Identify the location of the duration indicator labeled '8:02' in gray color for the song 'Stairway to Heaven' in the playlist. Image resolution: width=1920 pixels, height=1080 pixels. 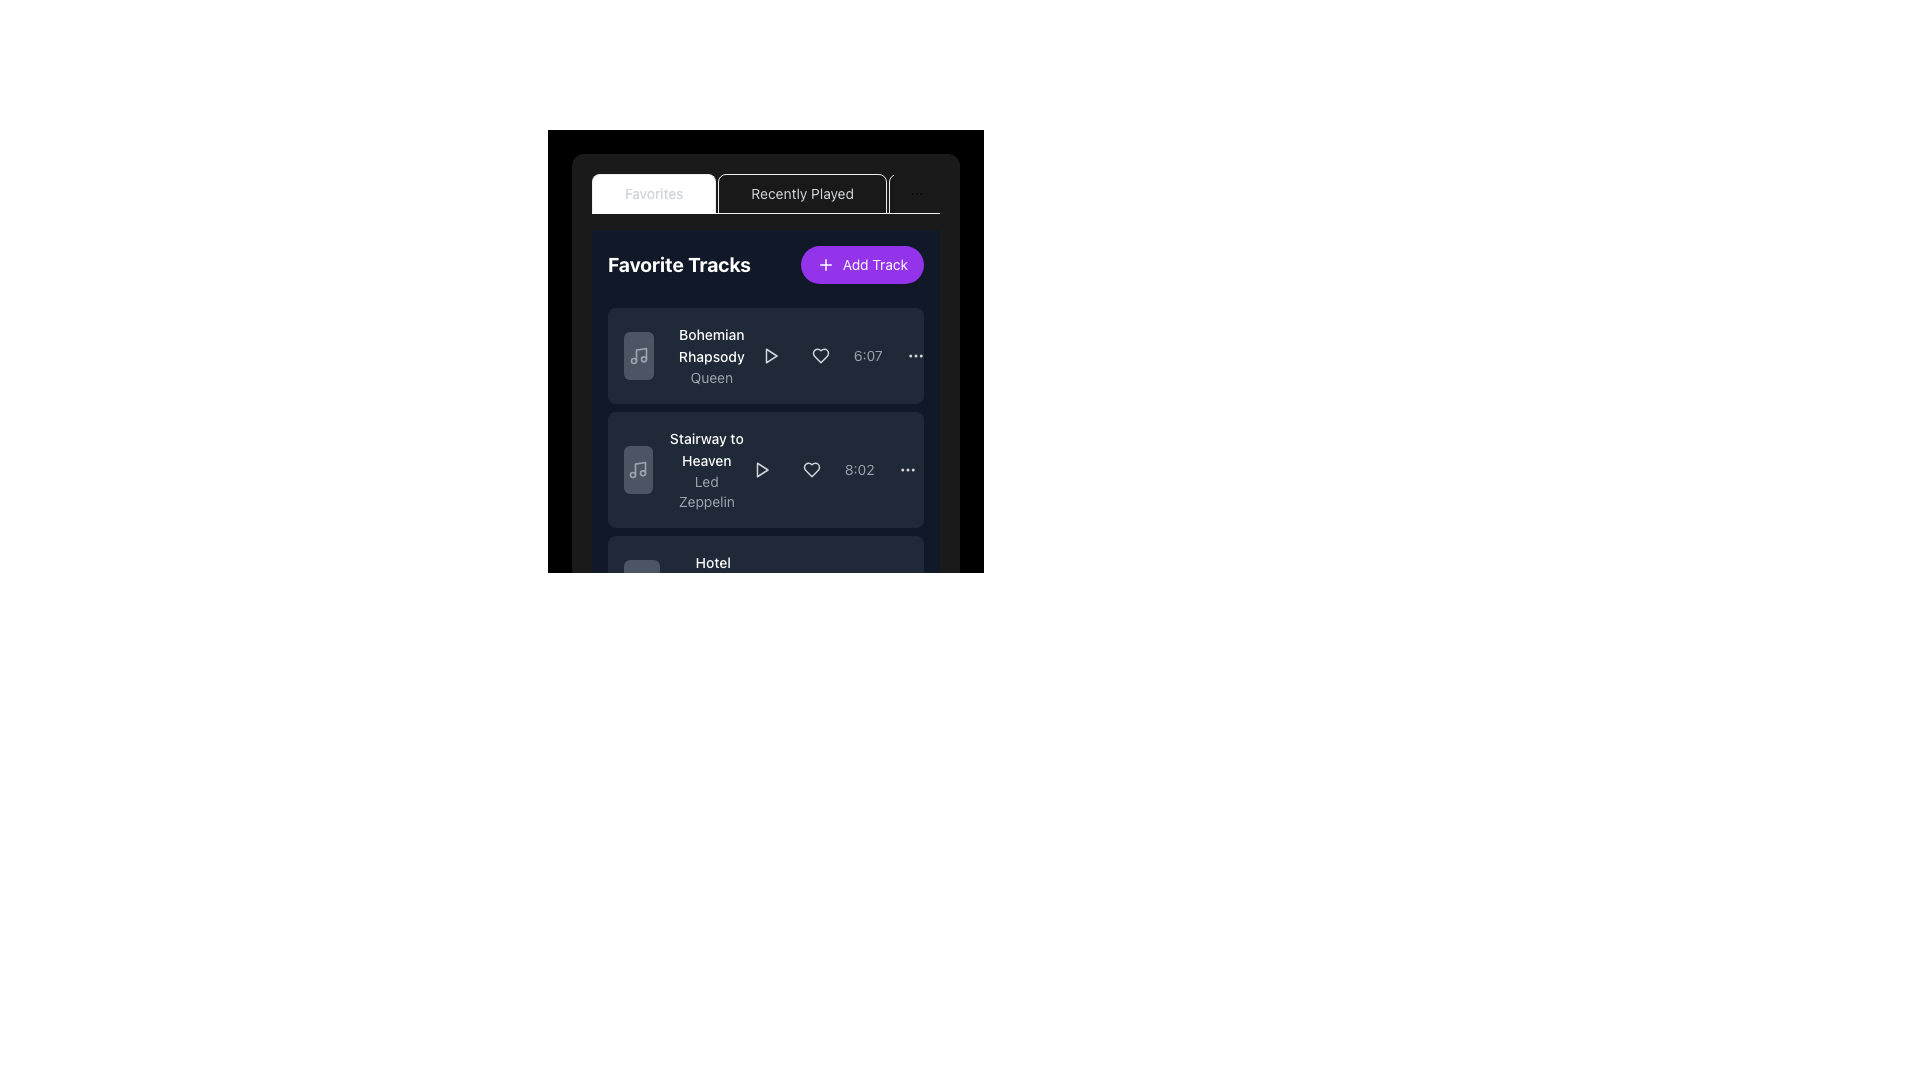
(859, 470).